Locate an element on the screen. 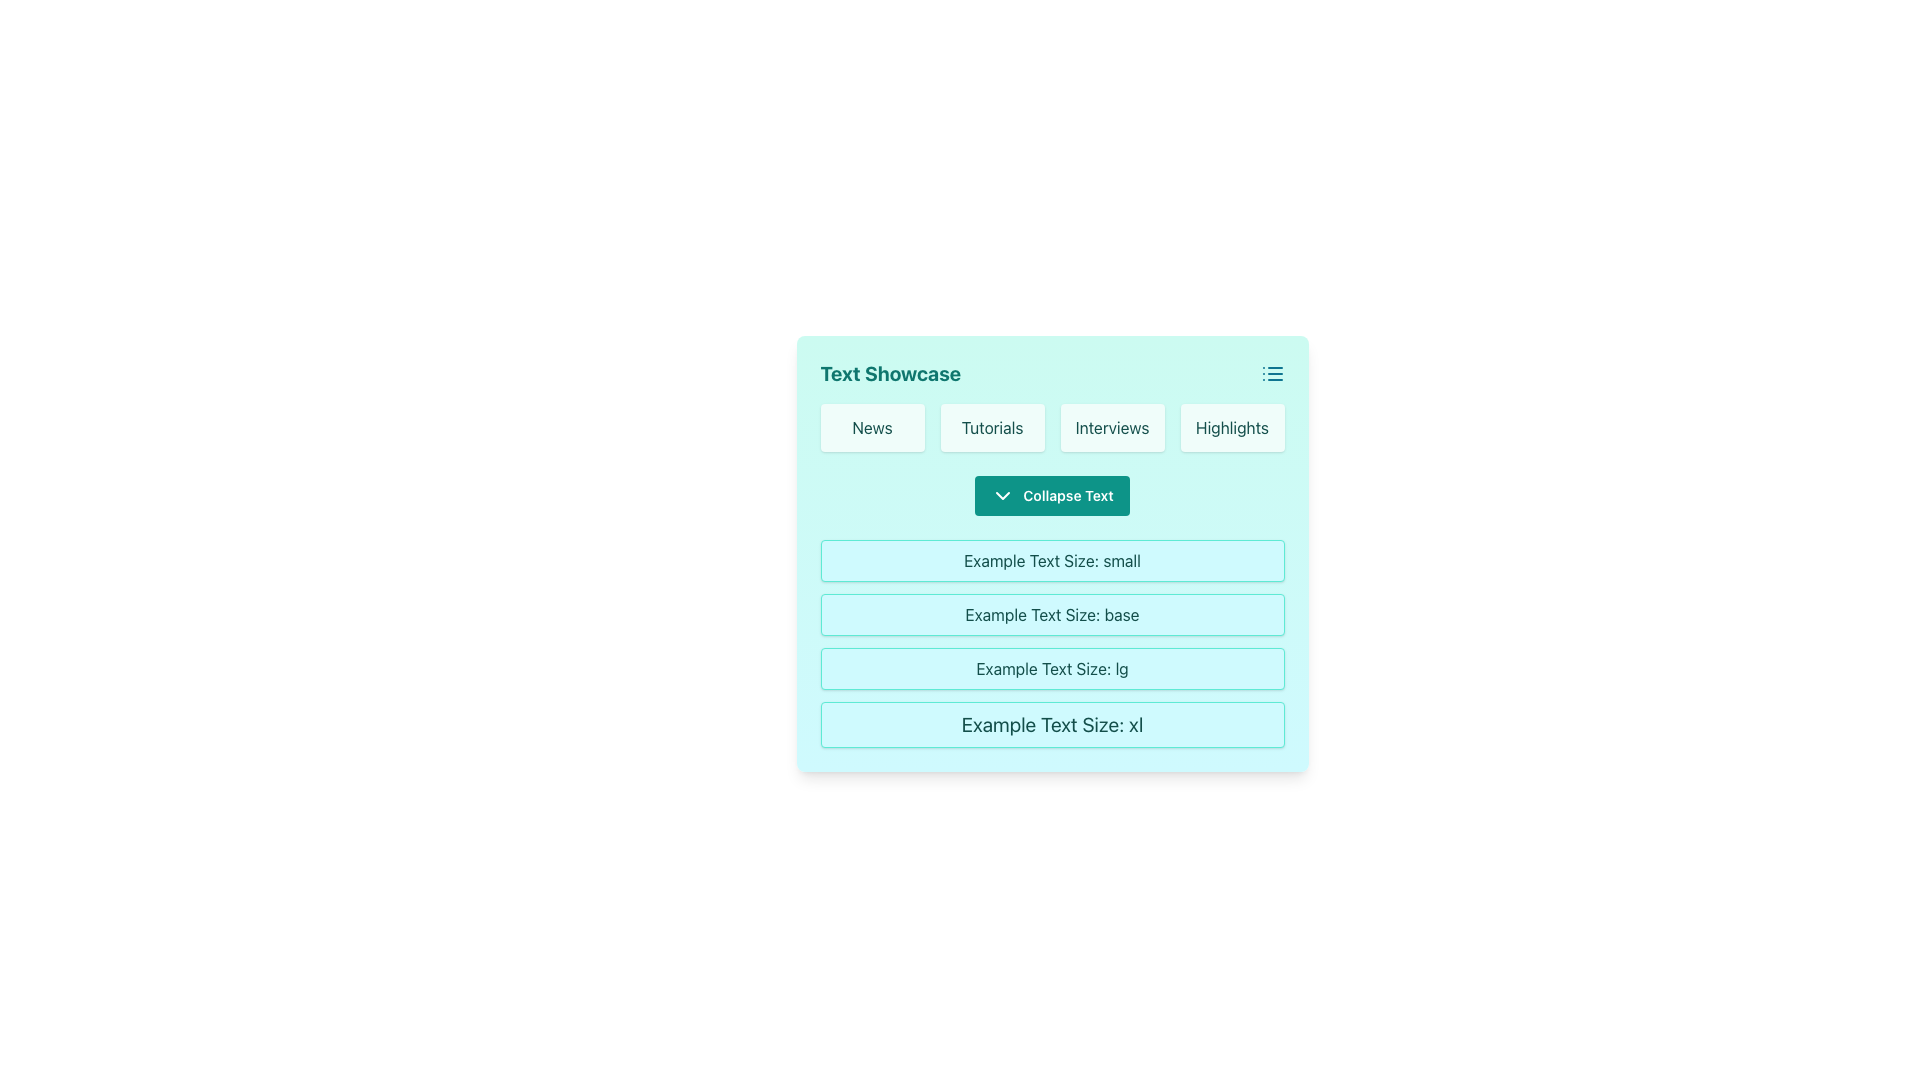 The image size is (1920, 1080). the Informational Text Block containing the text 'Example Text Size: small', which is positioned beneath the 'Collapse Text' button is located at coordinates (1051, 554).